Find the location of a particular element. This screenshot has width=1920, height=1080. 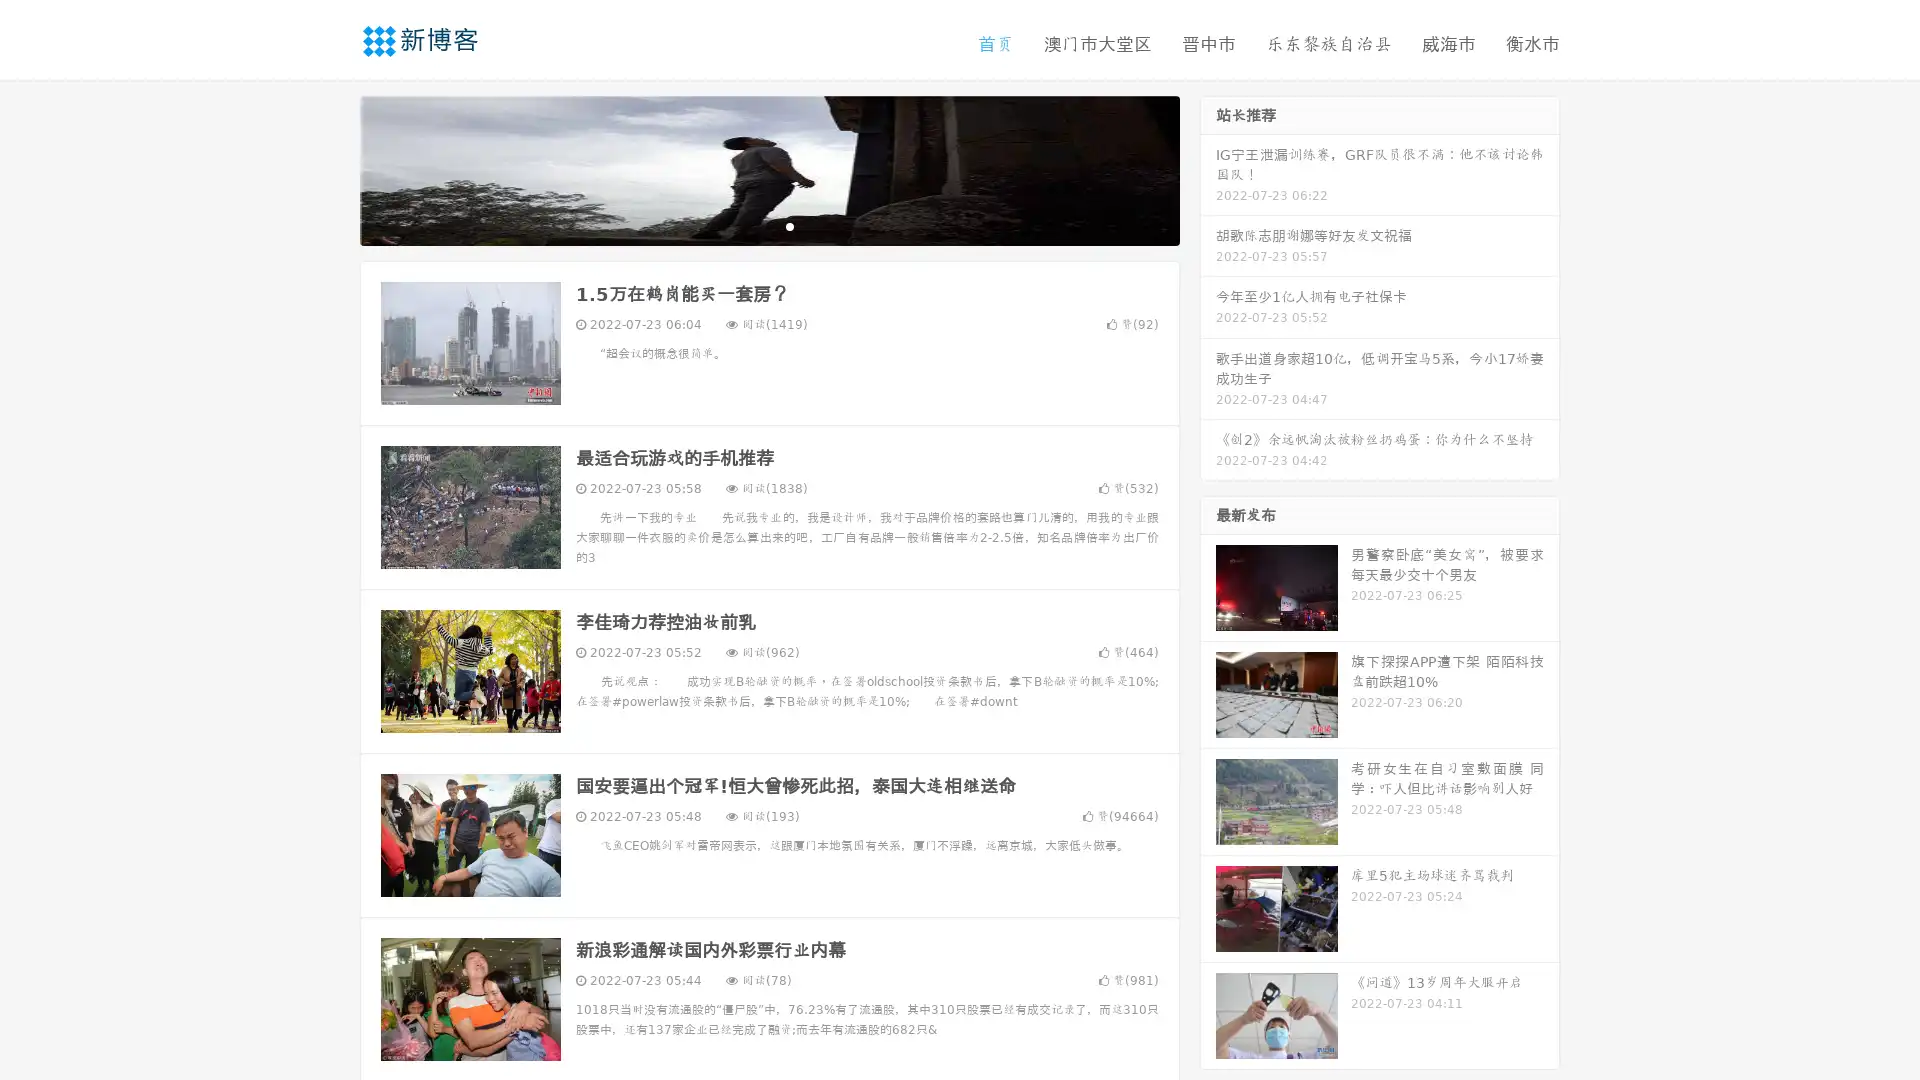

Go to slide 1 is located at coordinates (748, 225).